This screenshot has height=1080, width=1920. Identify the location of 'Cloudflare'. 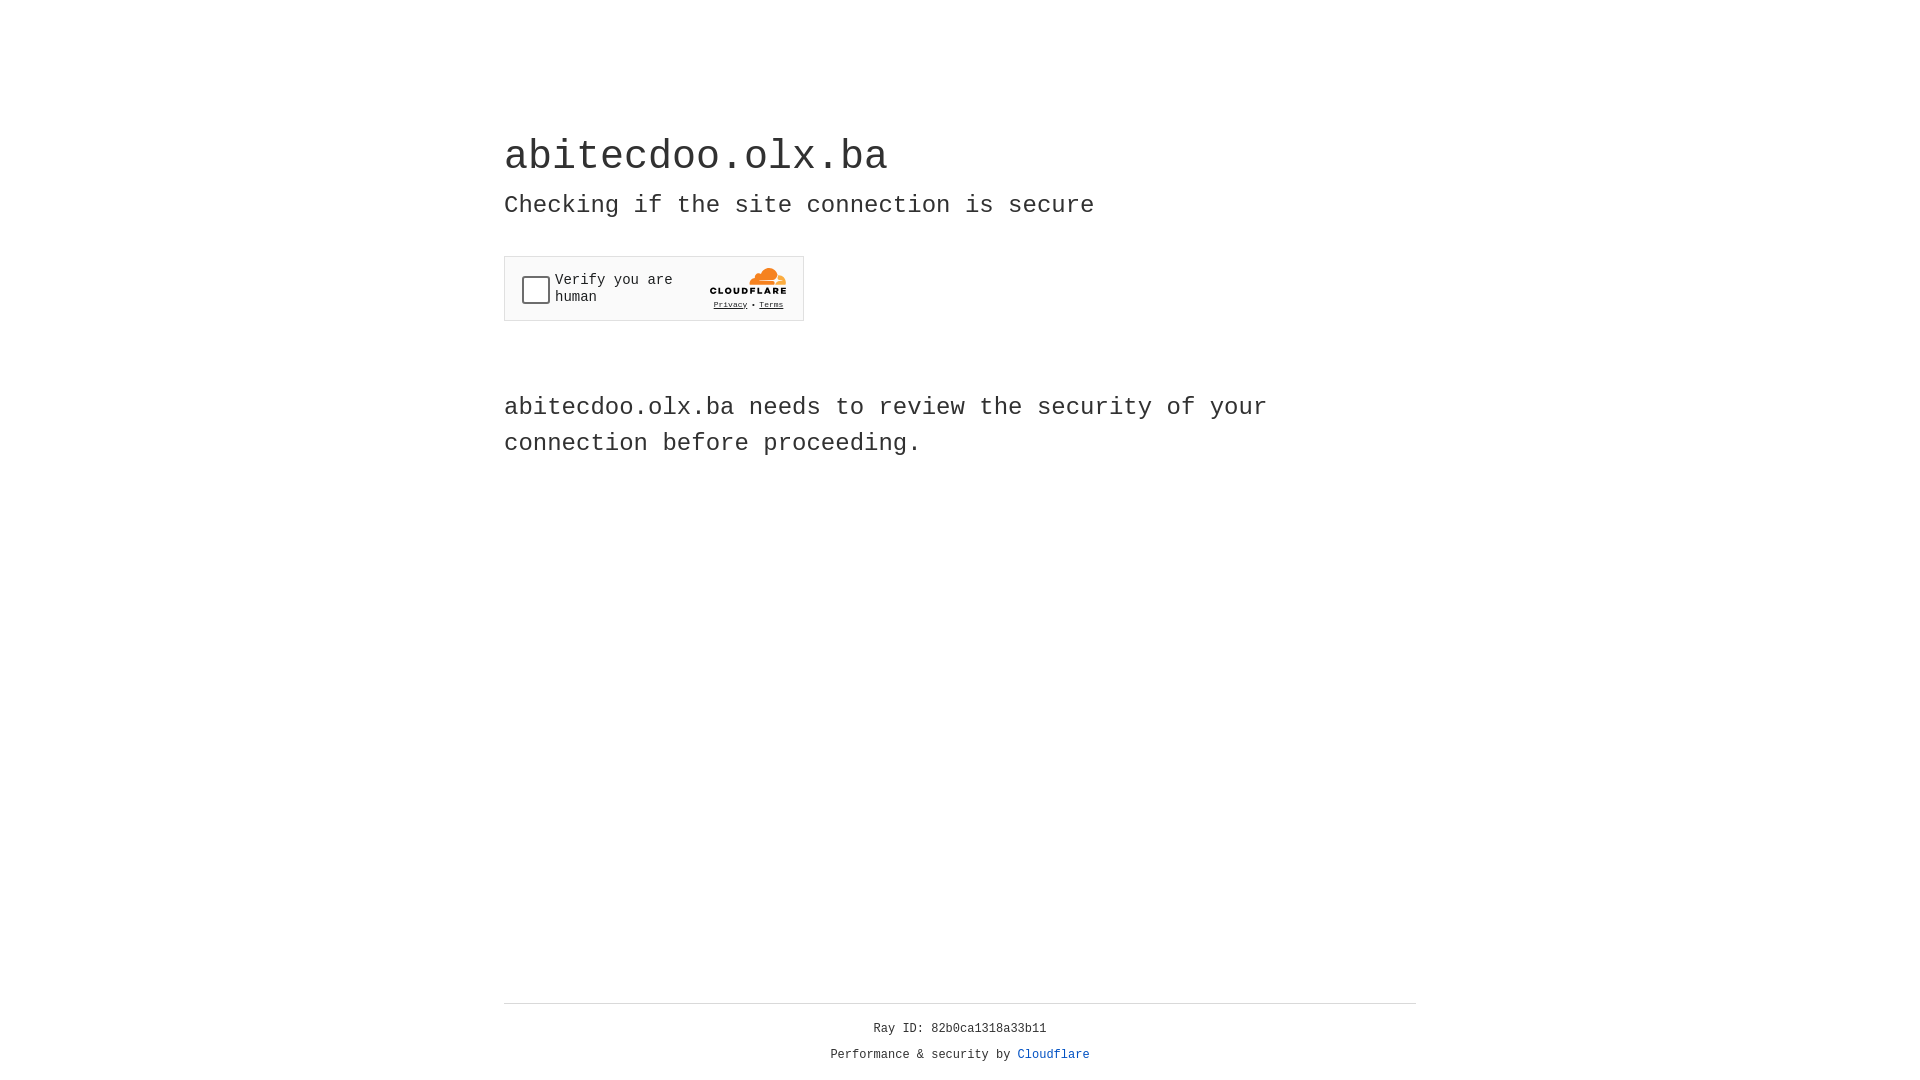
(1053, 1054).